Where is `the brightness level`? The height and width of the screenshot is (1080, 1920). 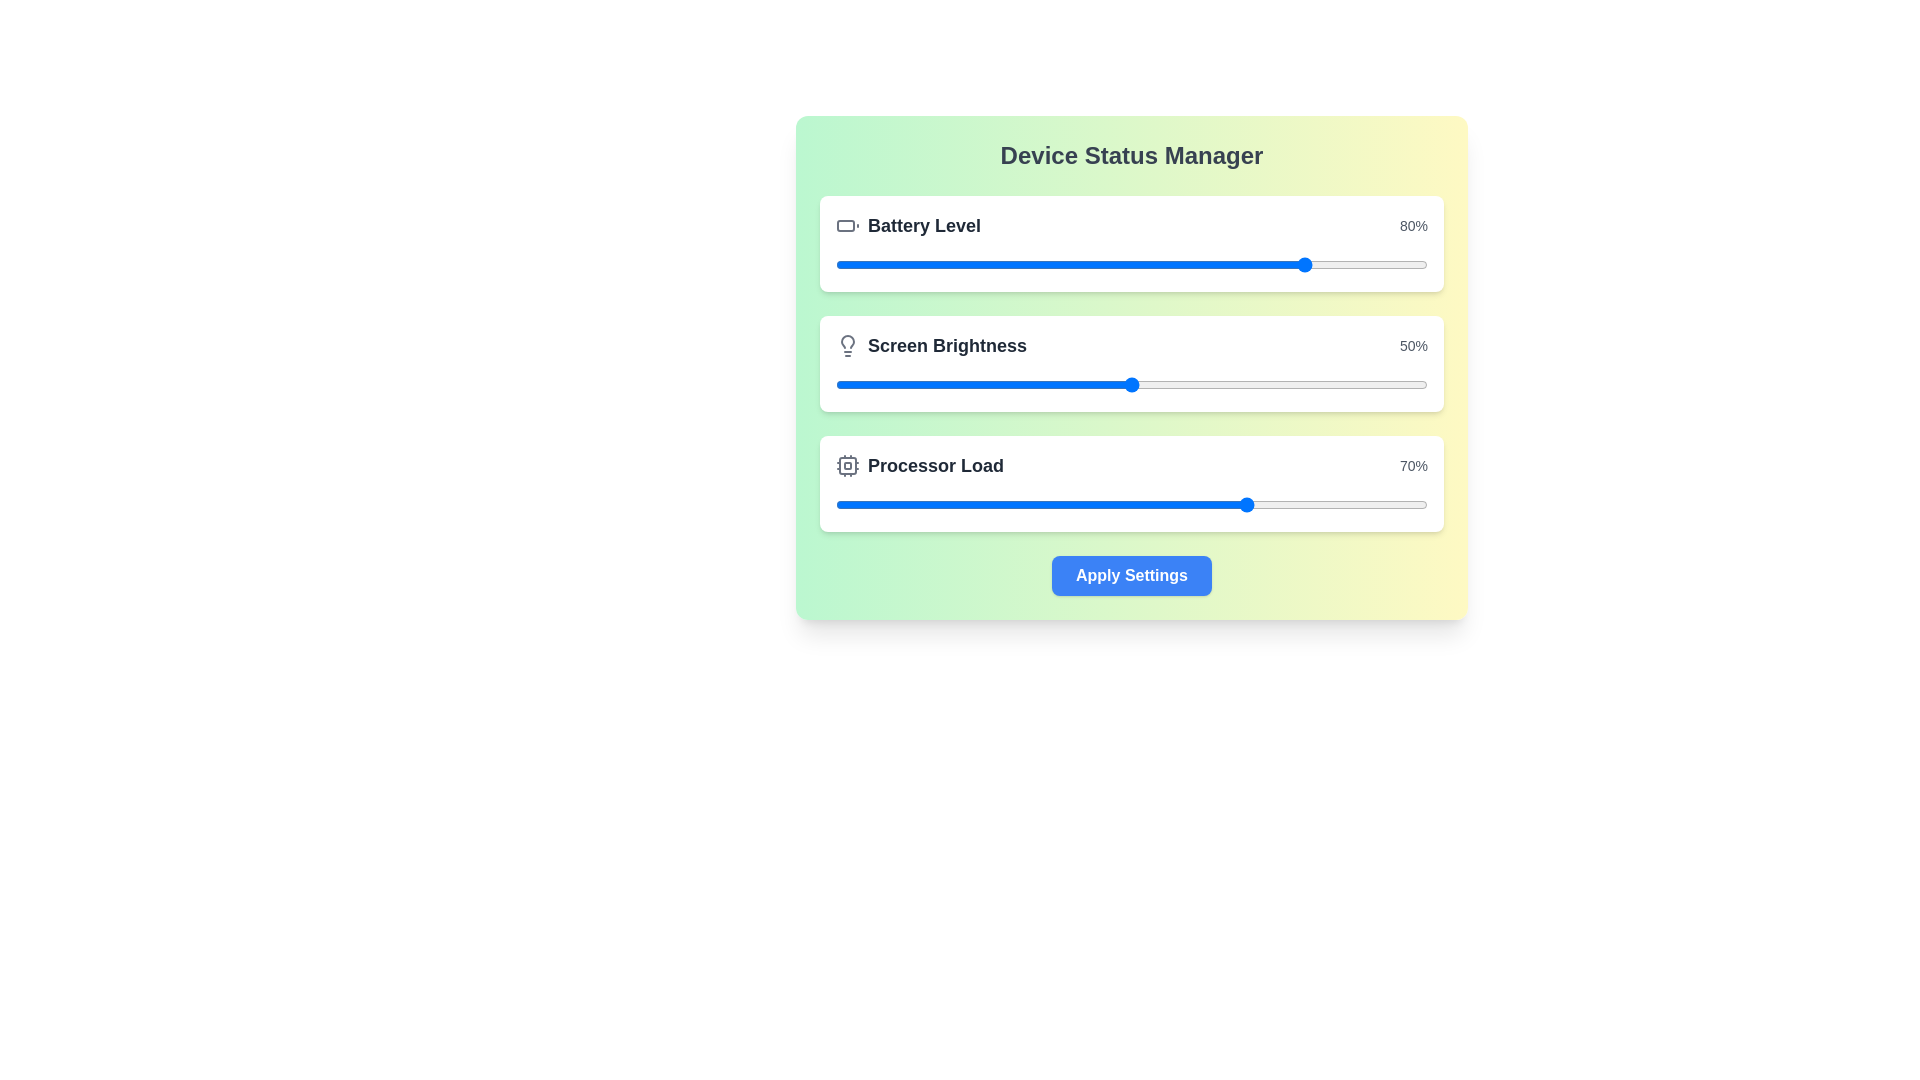 the brightness level is located at coordinates (1013, 385).